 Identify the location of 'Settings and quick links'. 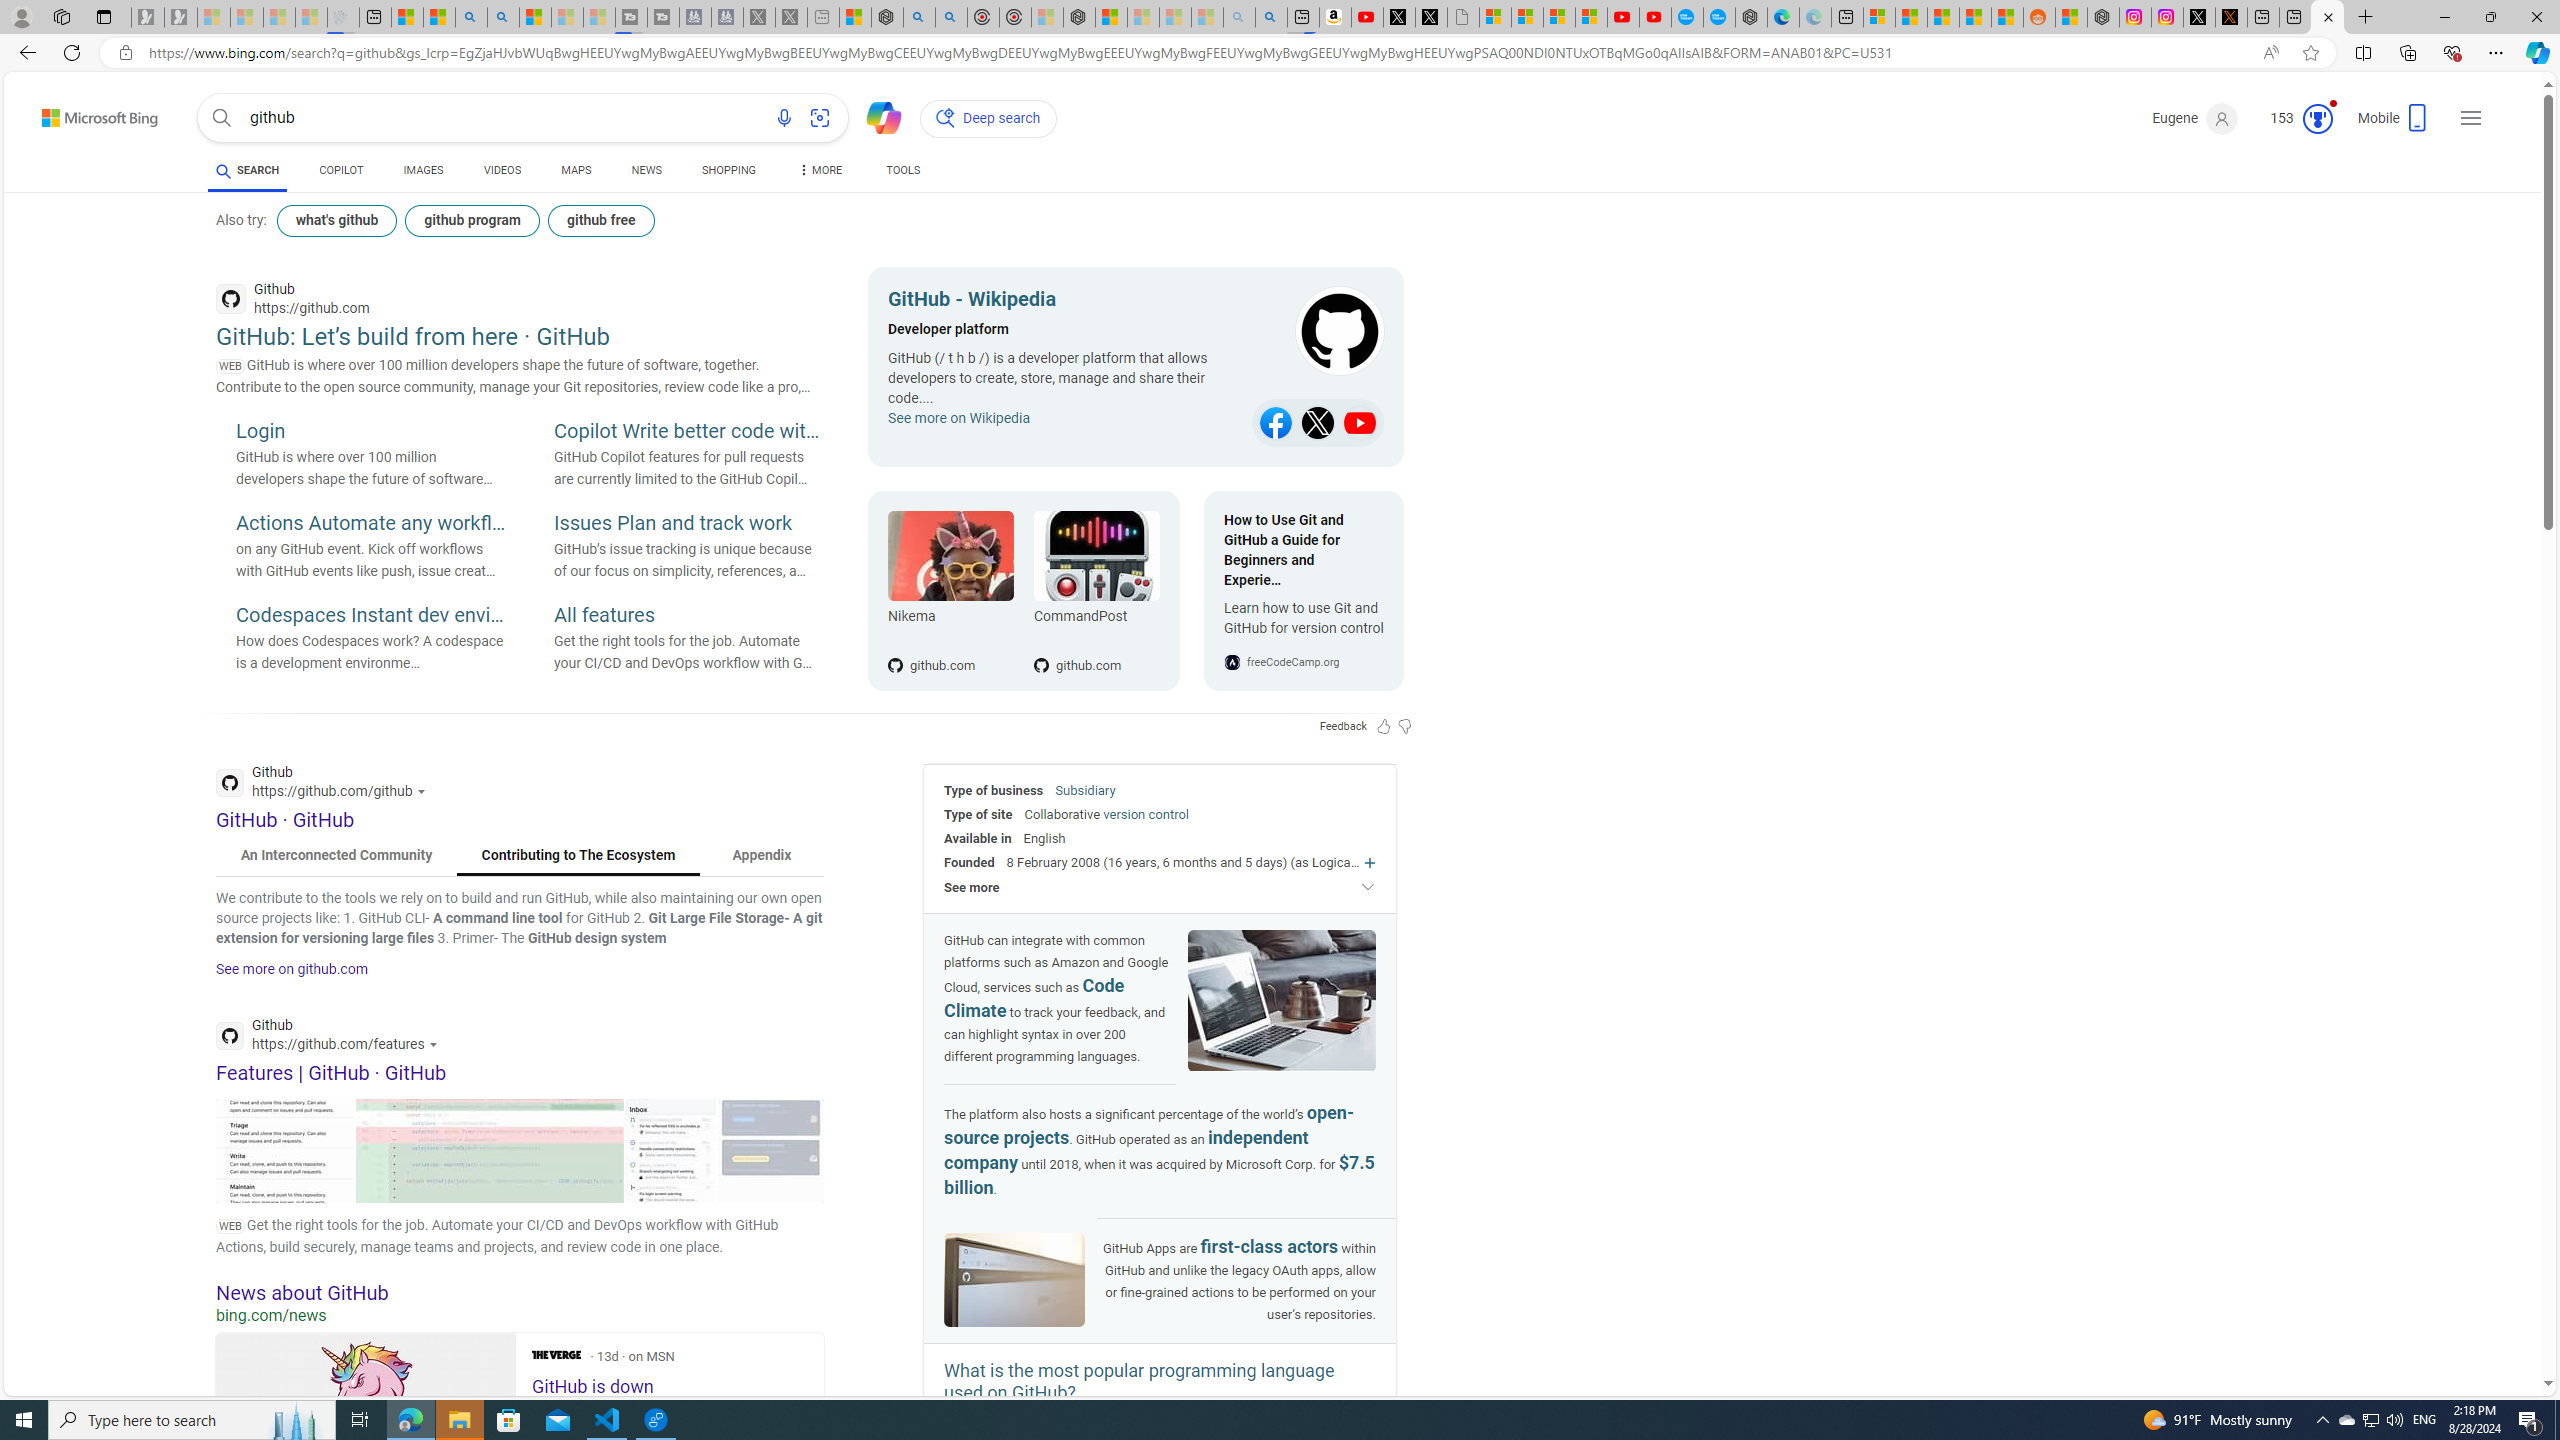
(2470, 118).